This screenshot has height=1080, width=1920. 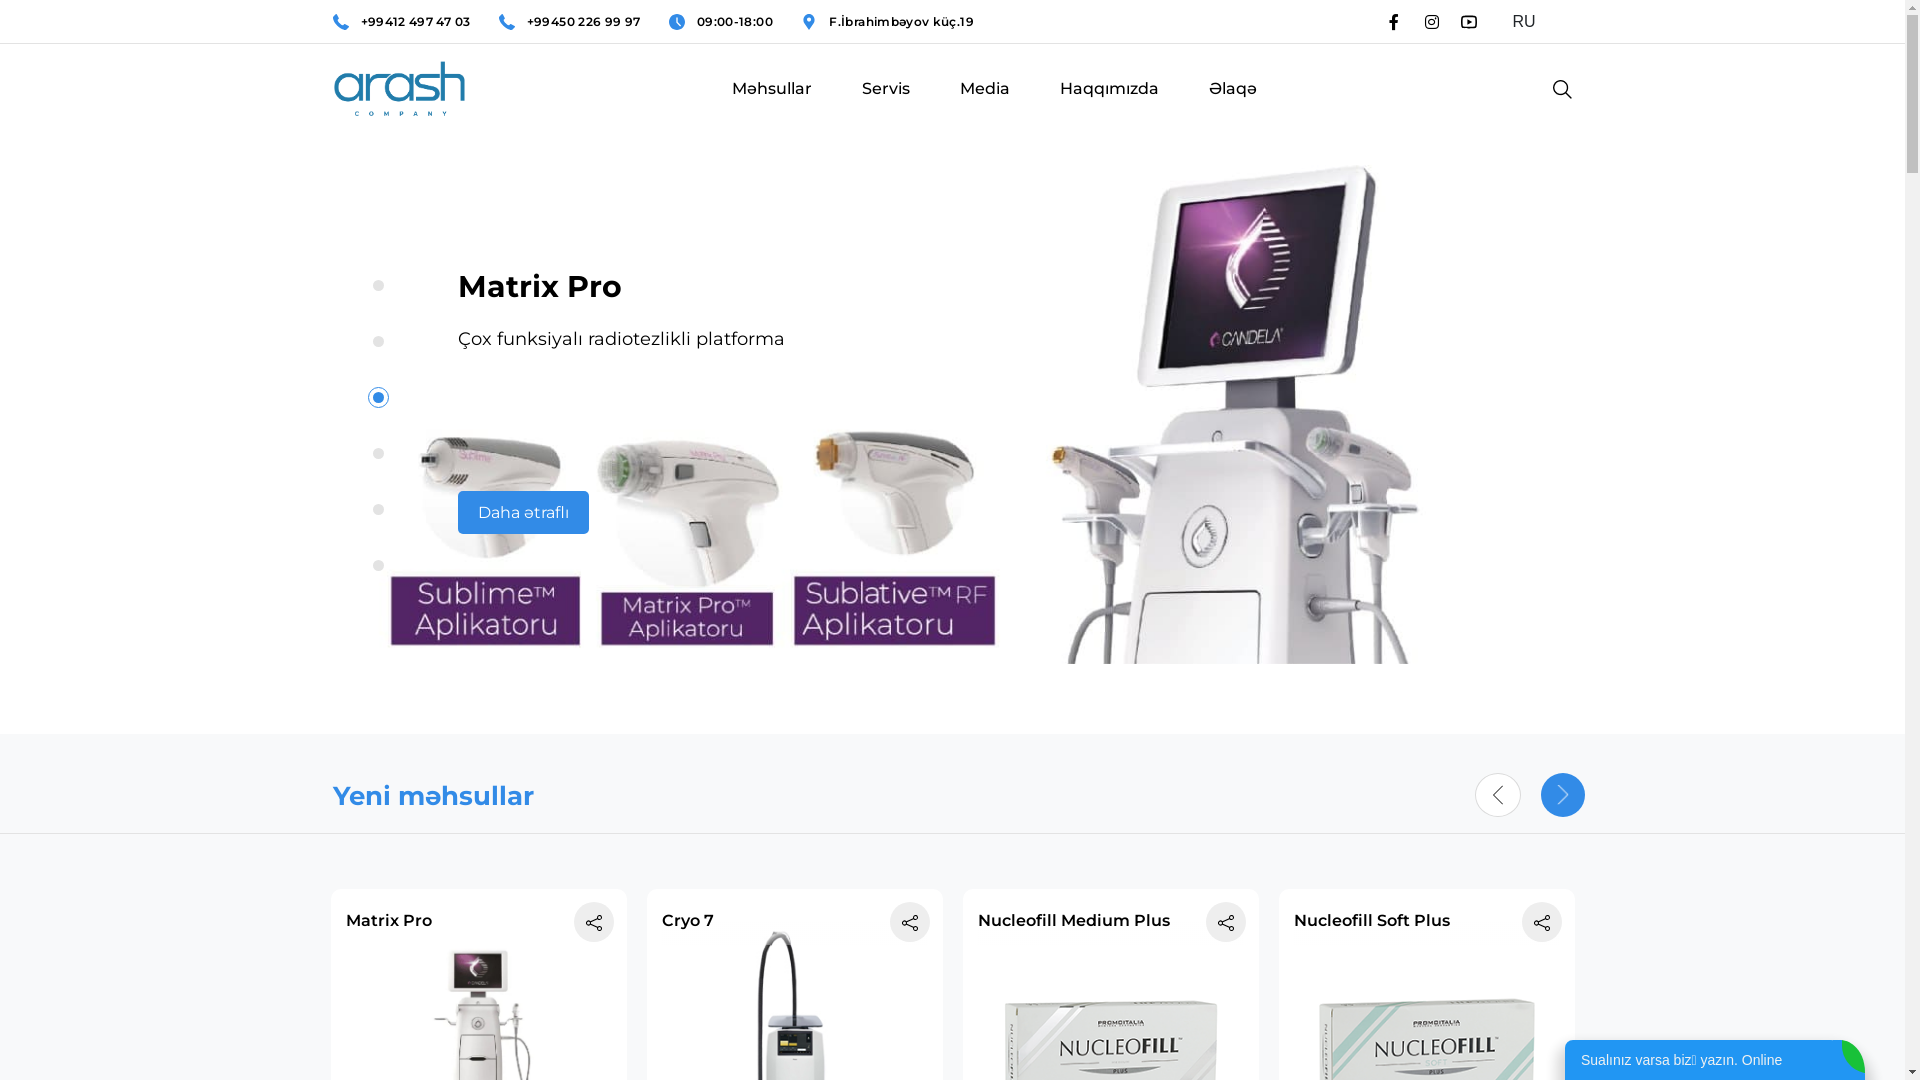 What do you see at coordinates (372, 397) in the screenshot?
I see `'3'` at bounding box center [372, 397].